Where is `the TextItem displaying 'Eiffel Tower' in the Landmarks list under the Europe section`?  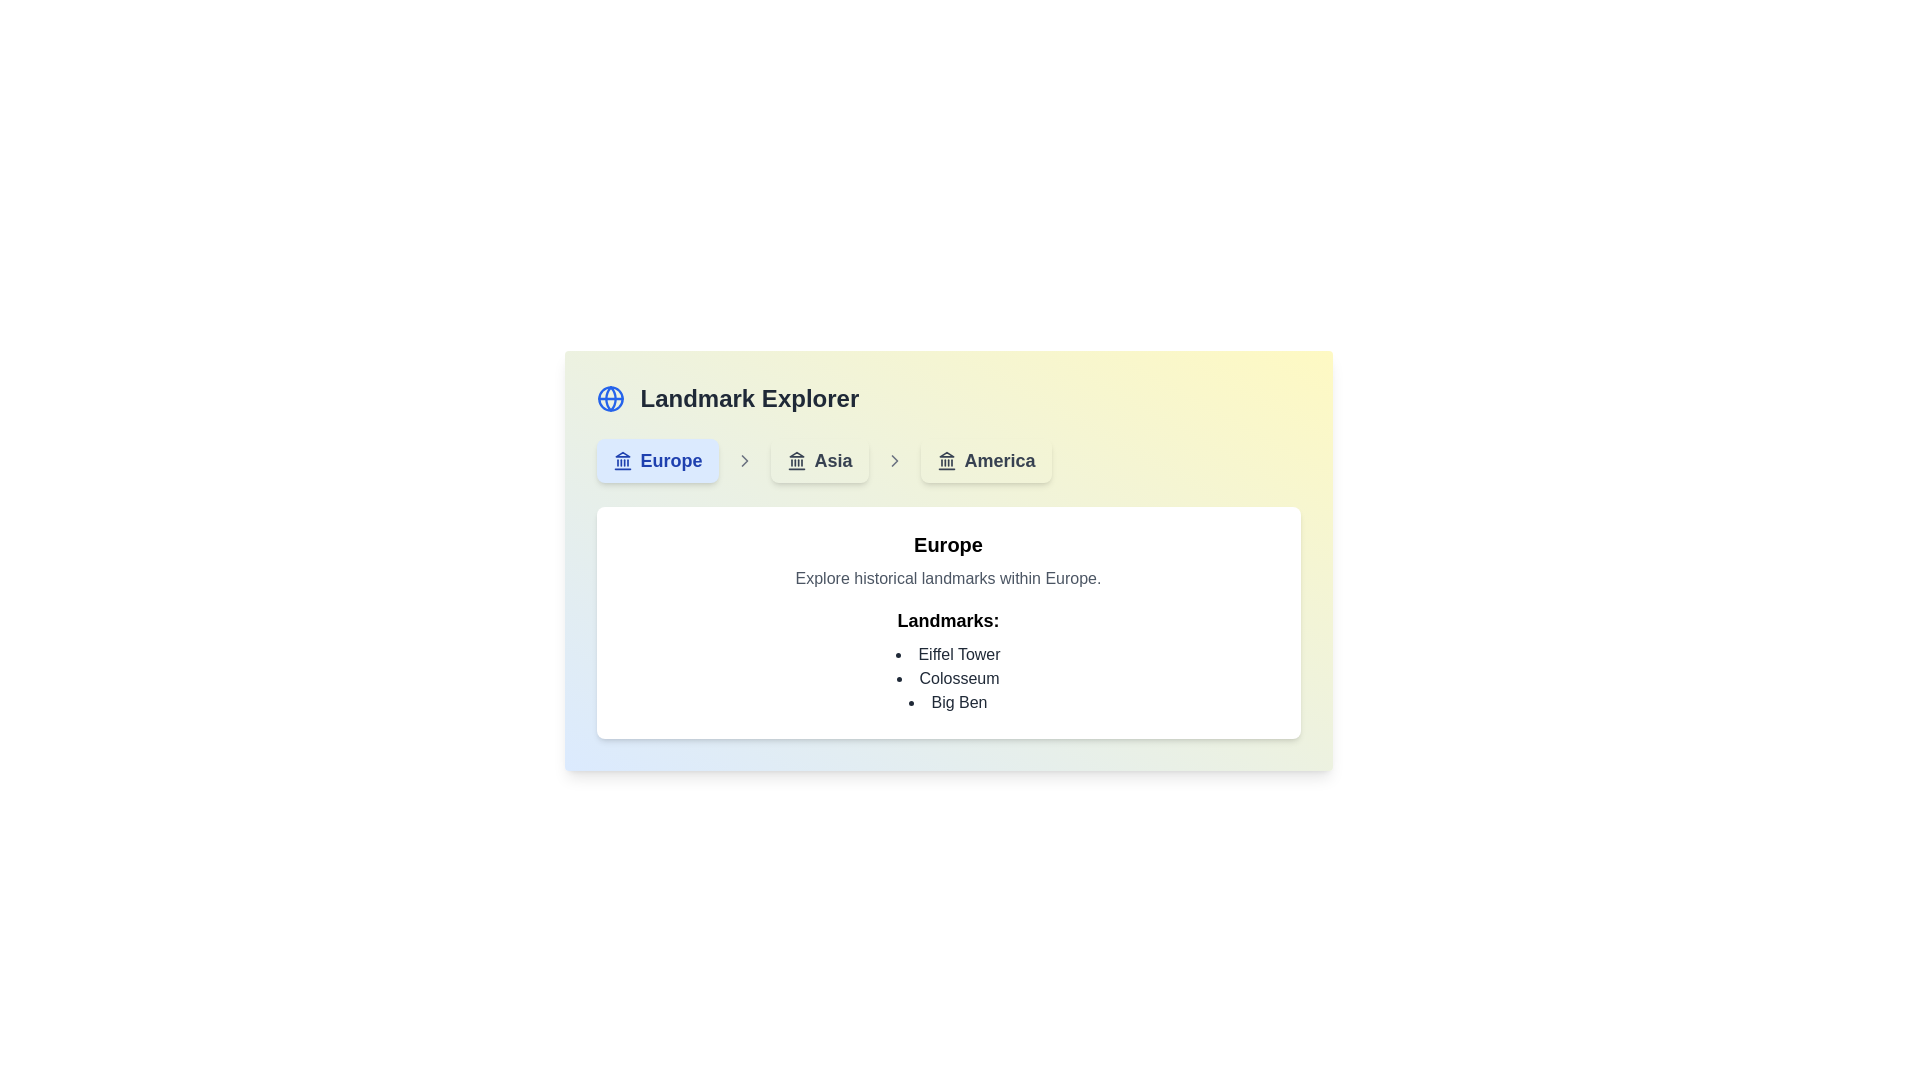
the TextItem displaying 'Eiffel Tower' in the Landmarks list under the Europe section is located at coordinates (947, 655).